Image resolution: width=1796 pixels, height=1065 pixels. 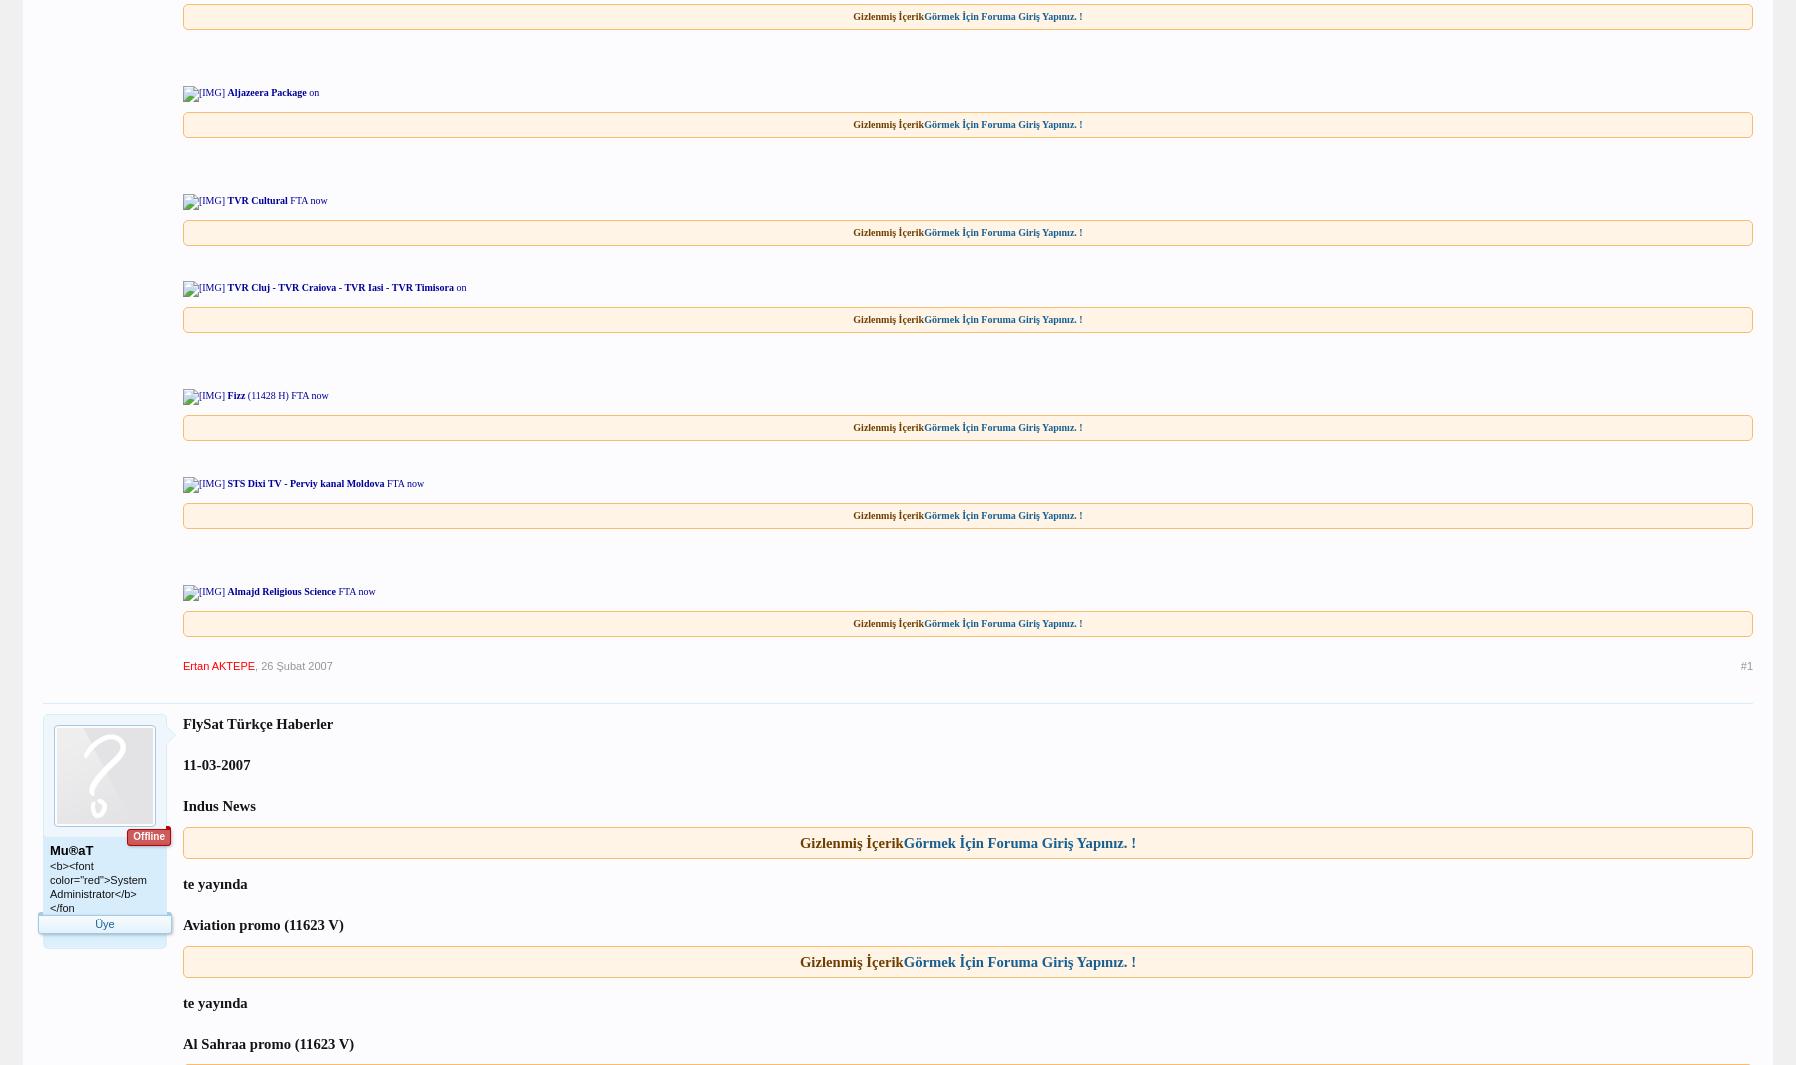 What do you see at coordinates (155, 986) in the screenshot?
I see `'1'` at bounding box center [155, 986].